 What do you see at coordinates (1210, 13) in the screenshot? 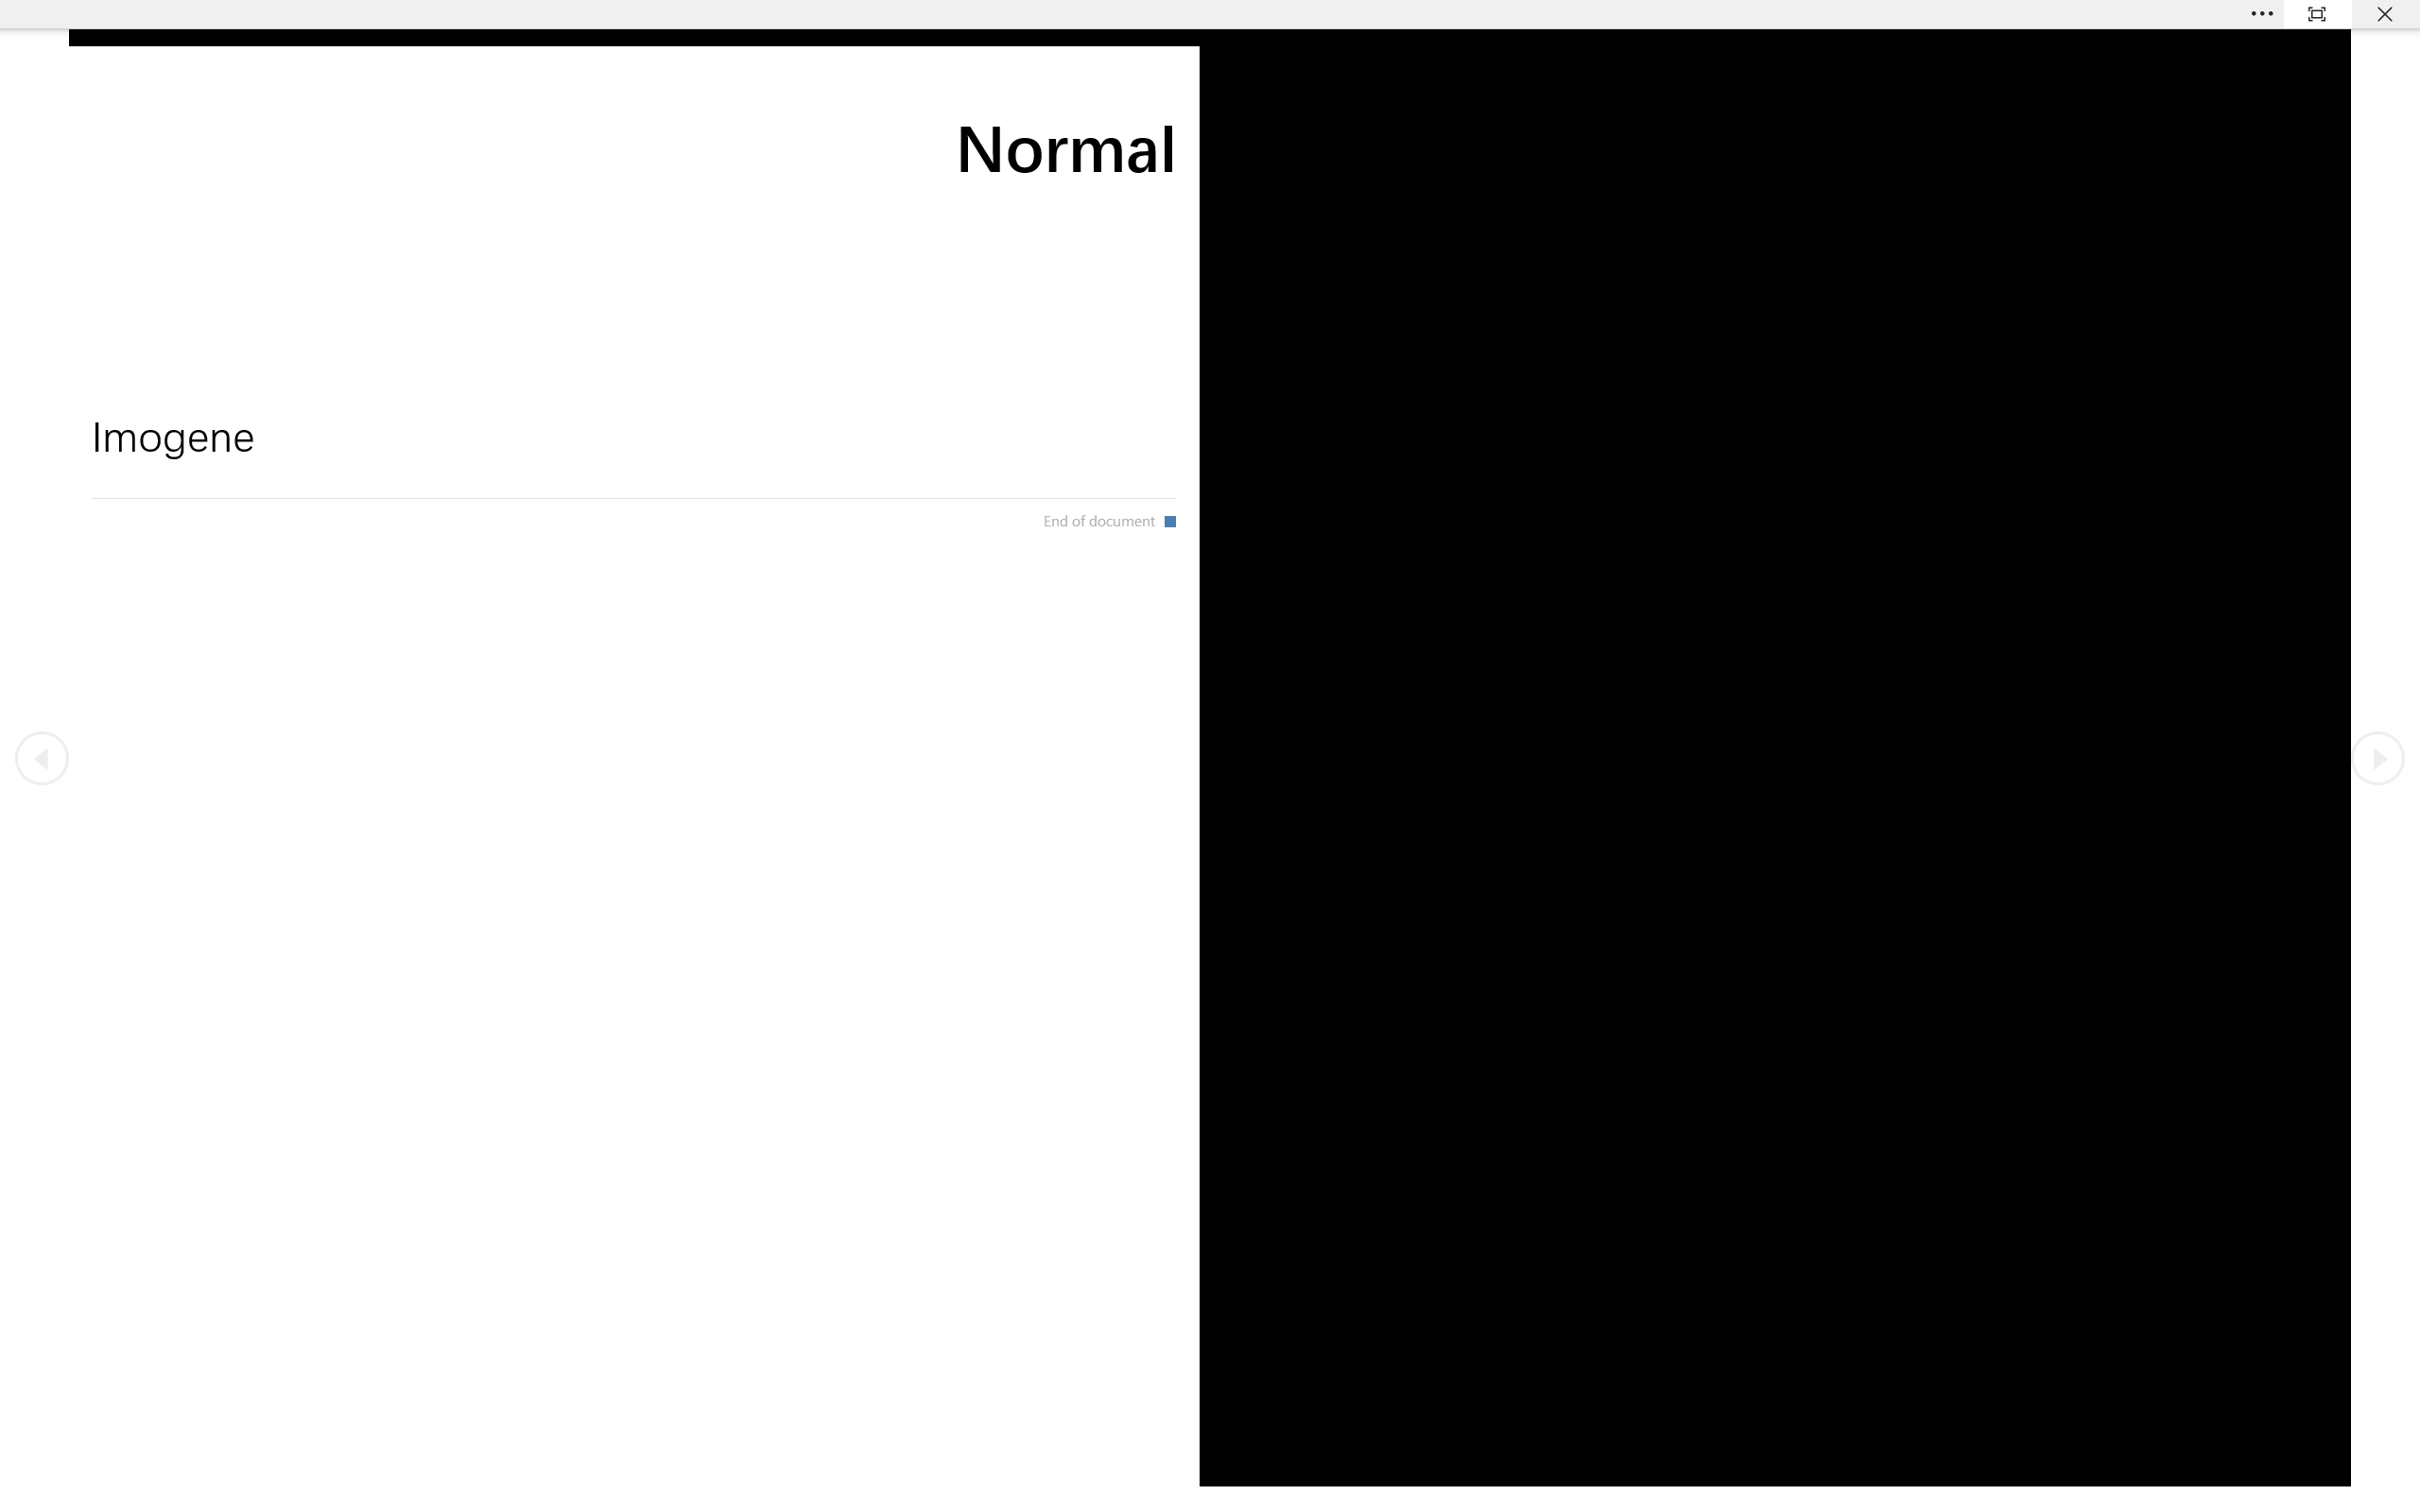
I see `'Class: MsoCommandBar'` at bounding box center [1210, 13].